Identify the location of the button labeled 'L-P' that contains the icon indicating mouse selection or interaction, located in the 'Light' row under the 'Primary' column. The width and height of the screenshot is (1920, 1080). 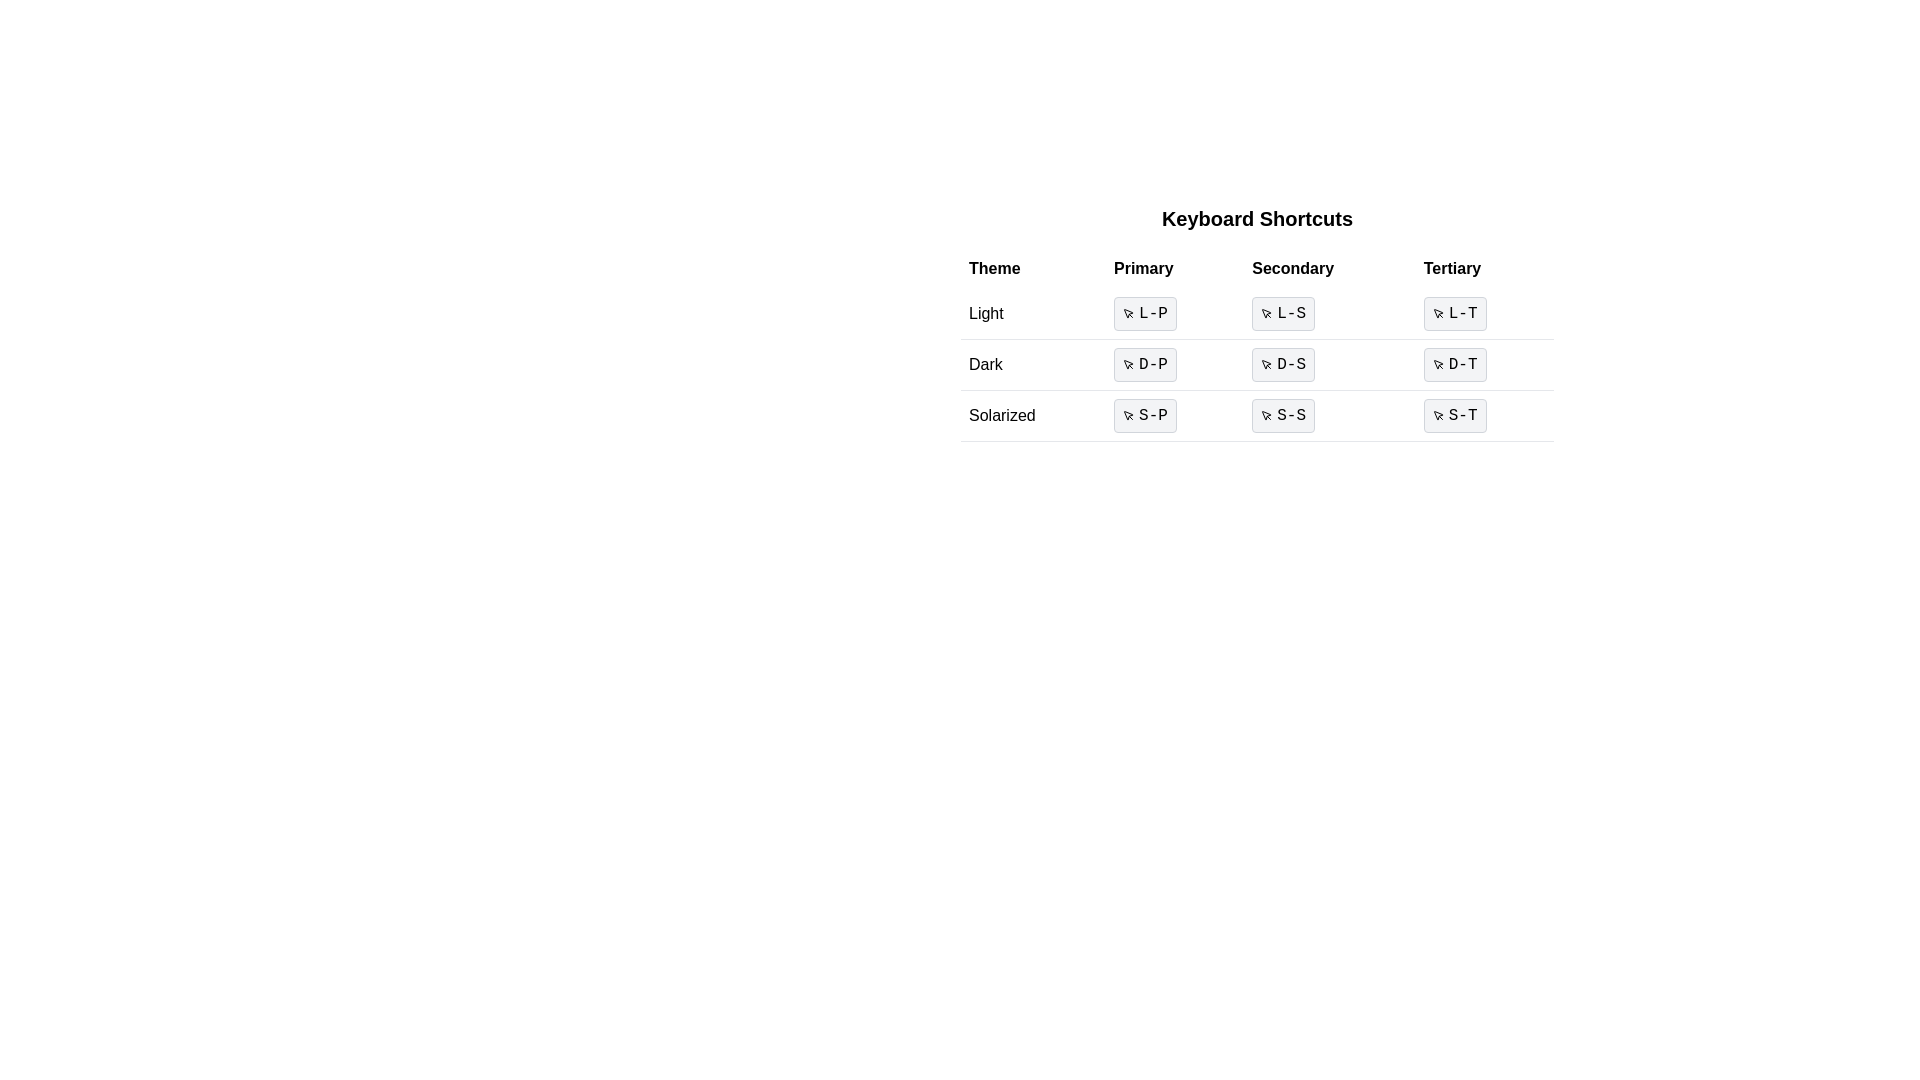
(1128, 313).